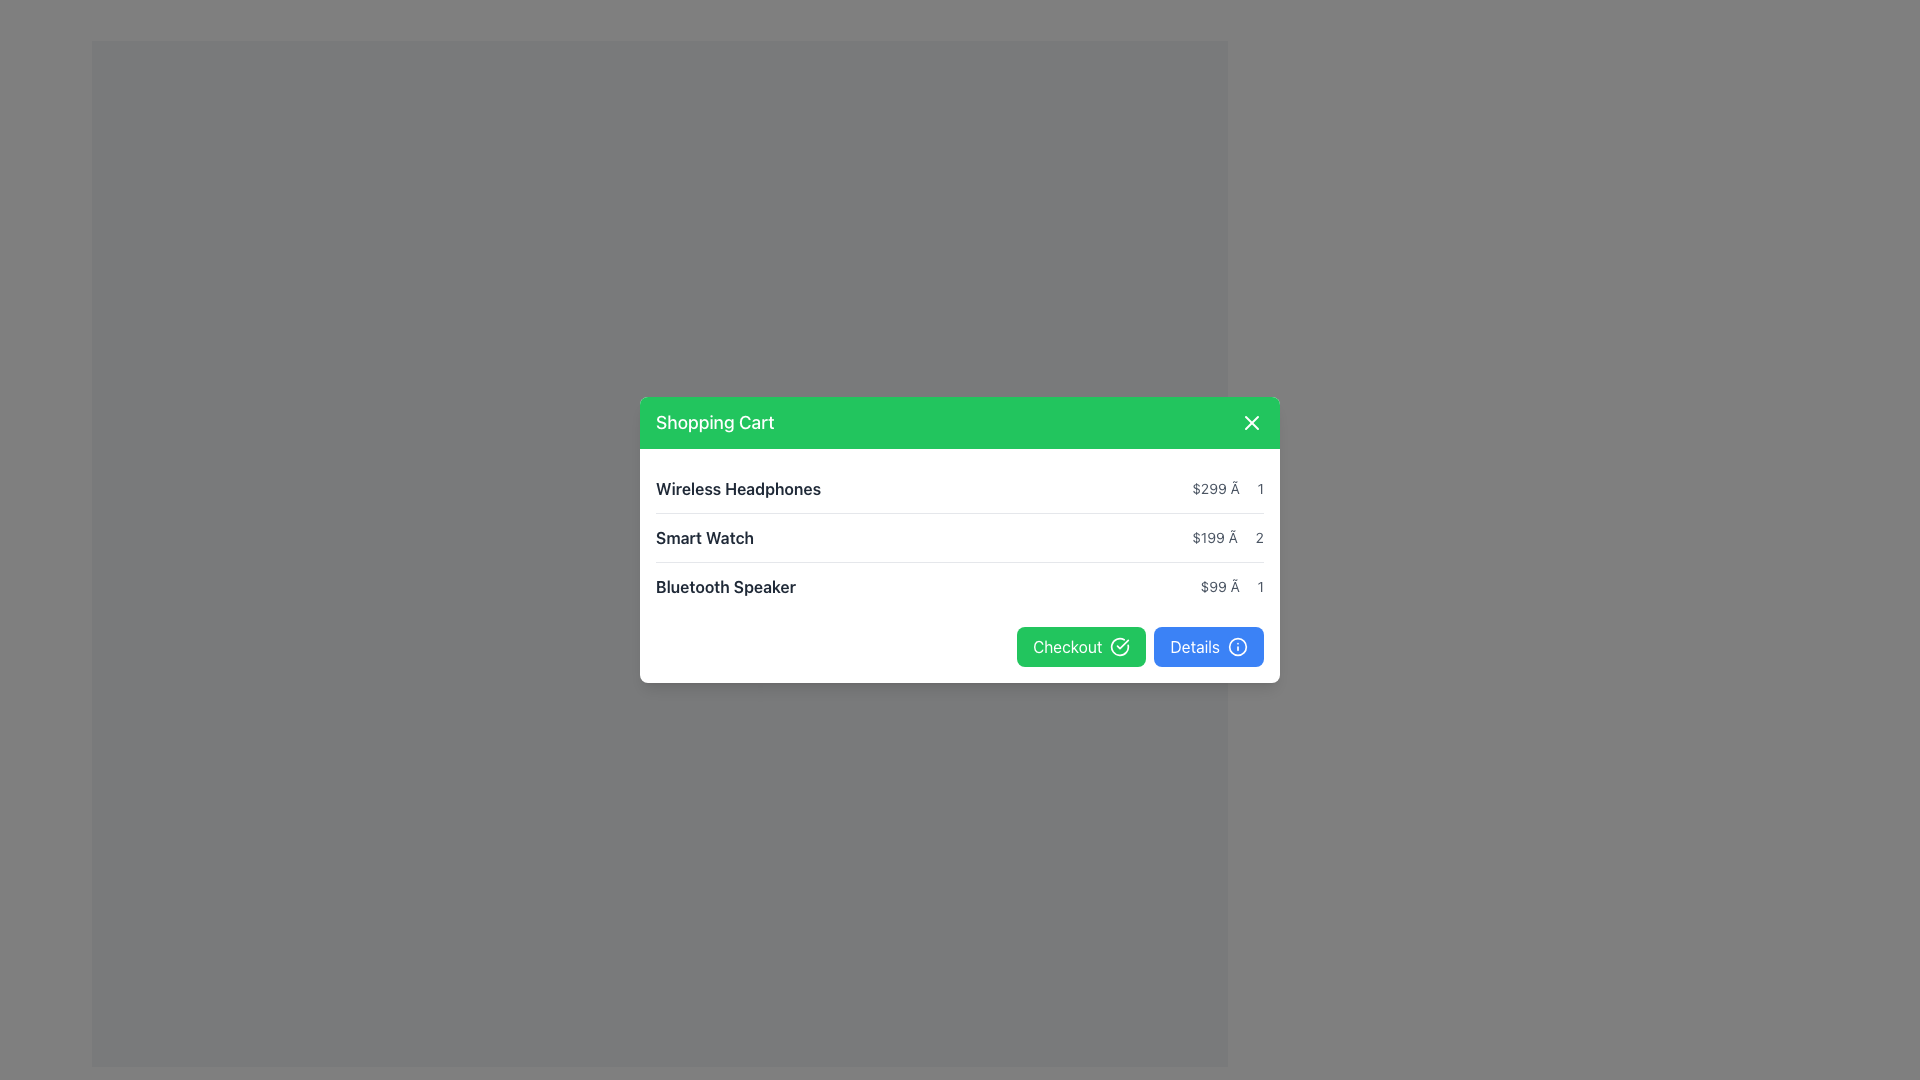 The width and height of the screenshot is (1920, 1080). What do you see at coordinates (1227, 489) in the screenshot?
I see `the text label displaying the price and quantity of the item, which reads '$299 × 1', located at the right end of the 'Wireless Headphones' product line in the shopping cart interface` at bounding box center [1227, 489].